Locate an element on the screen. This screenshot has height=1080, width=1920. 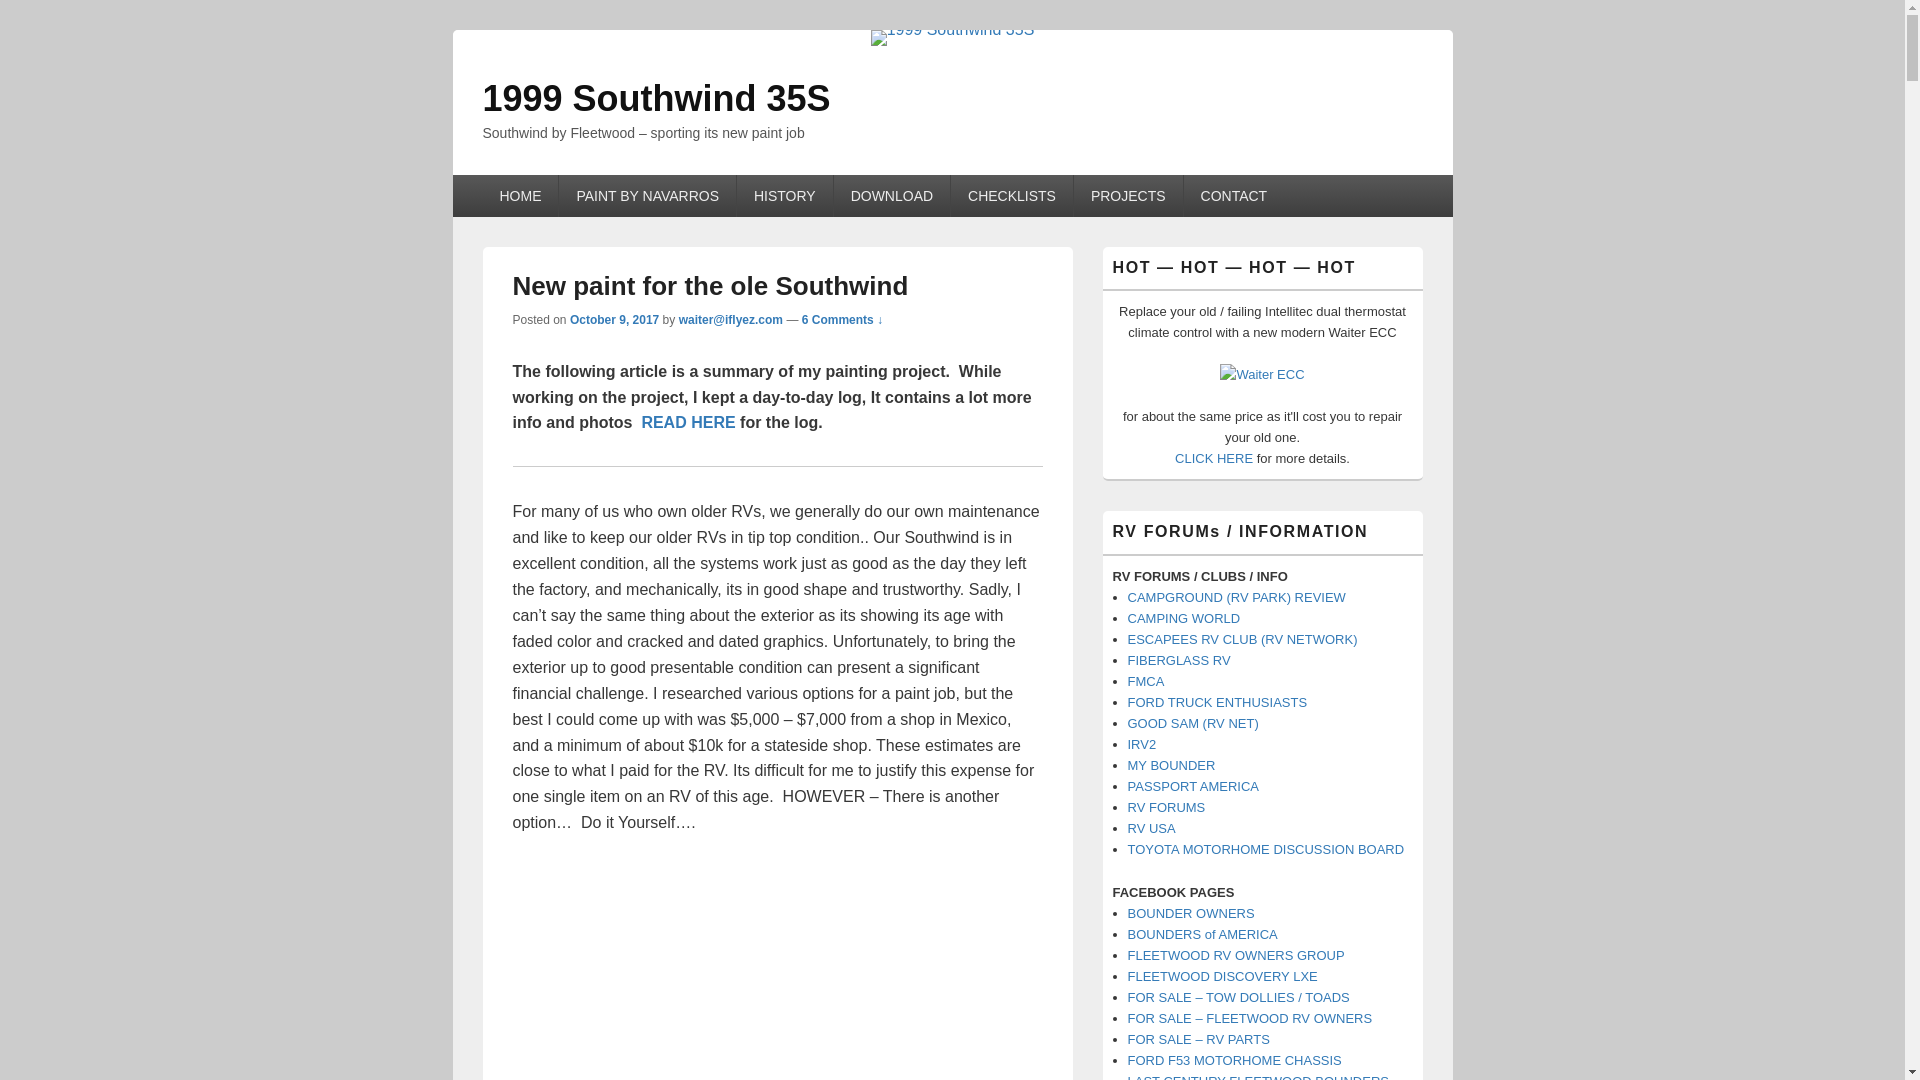
'BOUNDER OWNERS' is located at coordinates (1128, 913).